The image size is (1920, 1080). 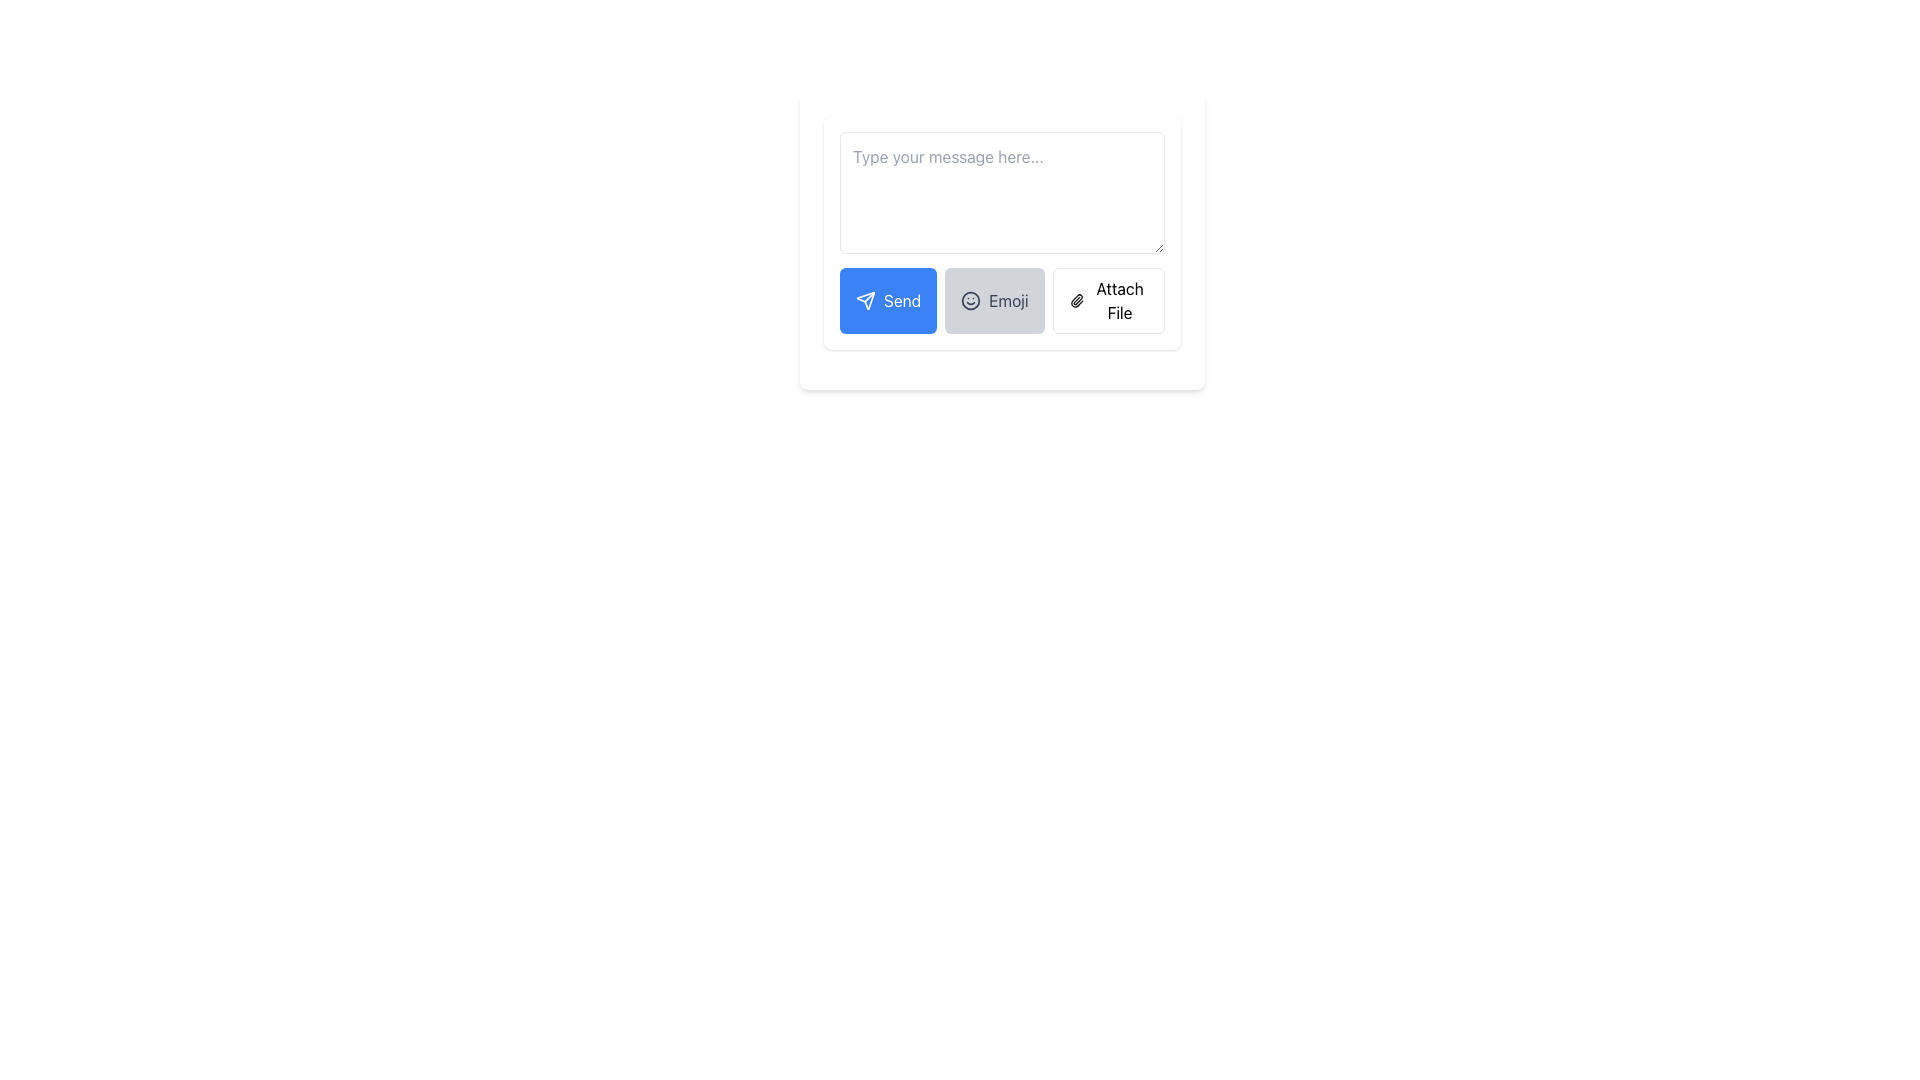 I want to click on the blue 'Send' button with rounded borders, which is the first button in the action button row, to send the message, so click(x=887, y=300).